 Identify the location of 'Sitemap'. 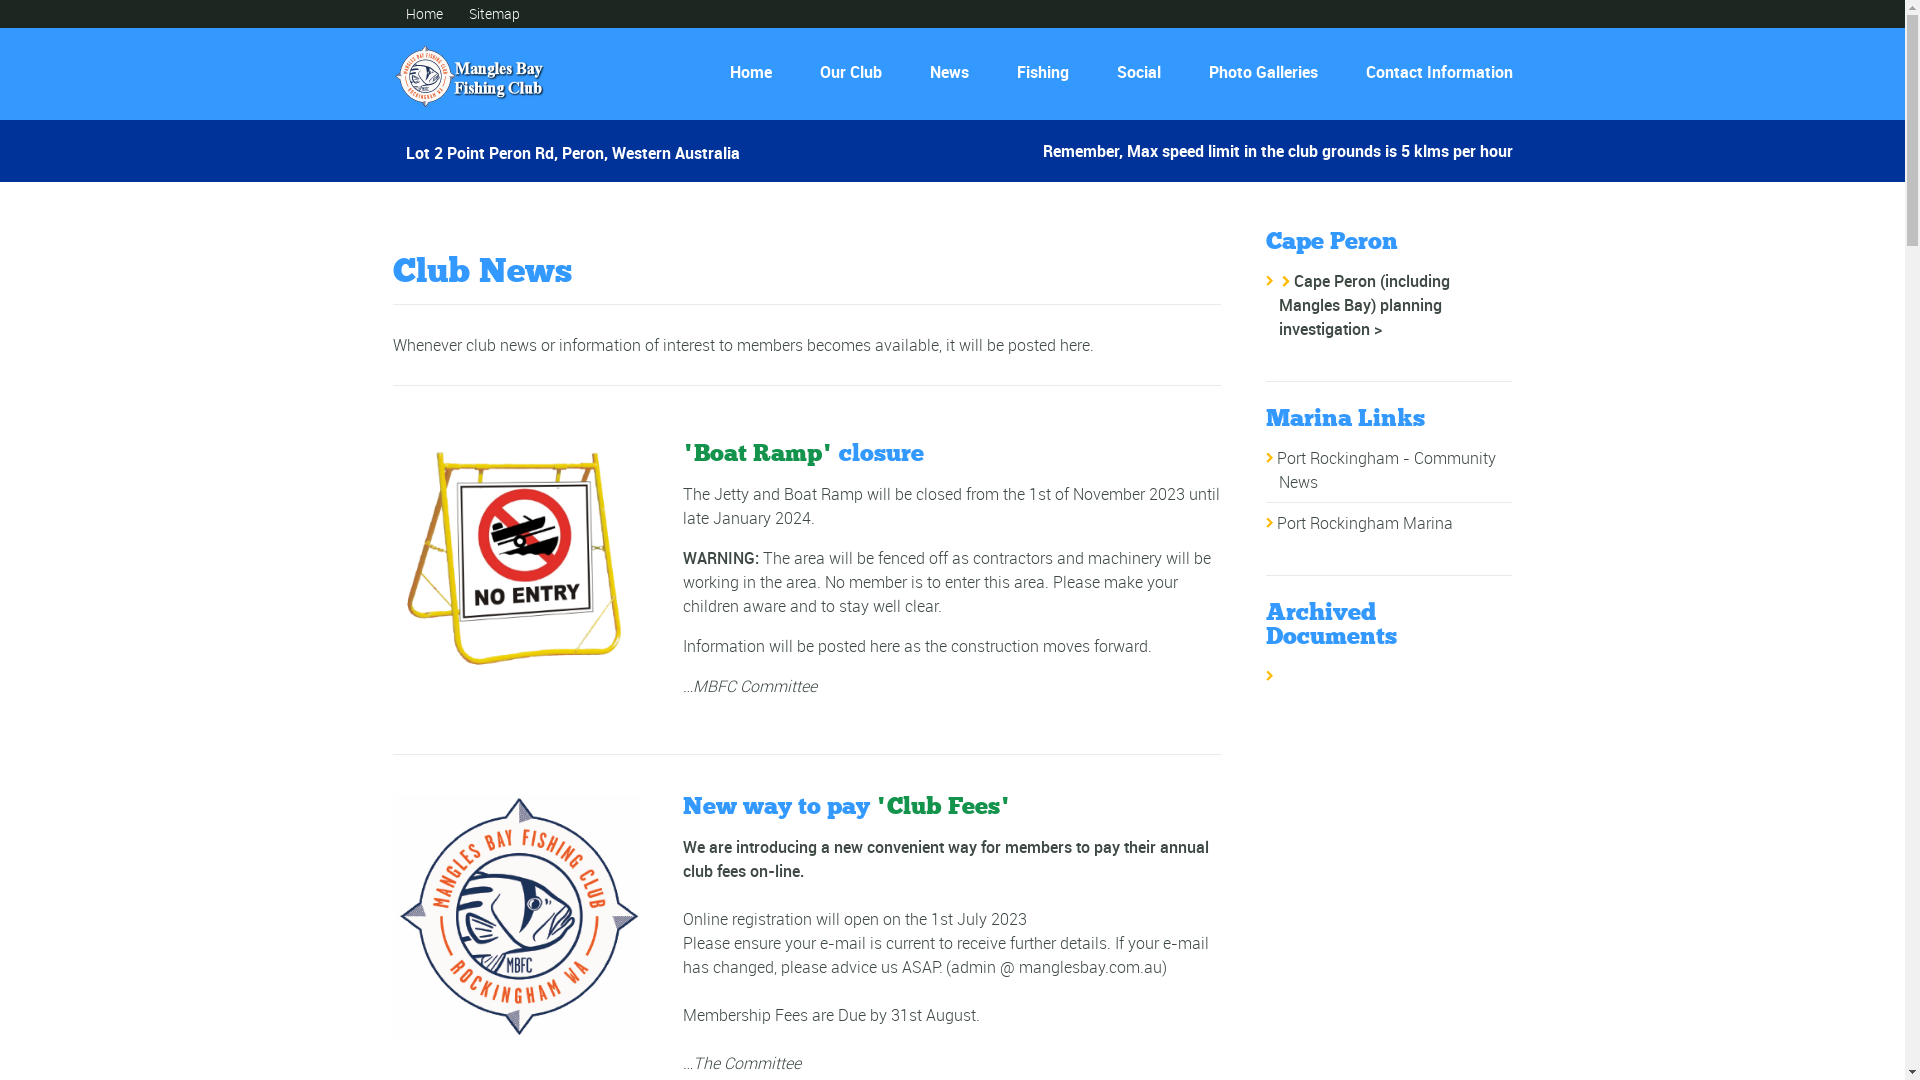
(468, 13).